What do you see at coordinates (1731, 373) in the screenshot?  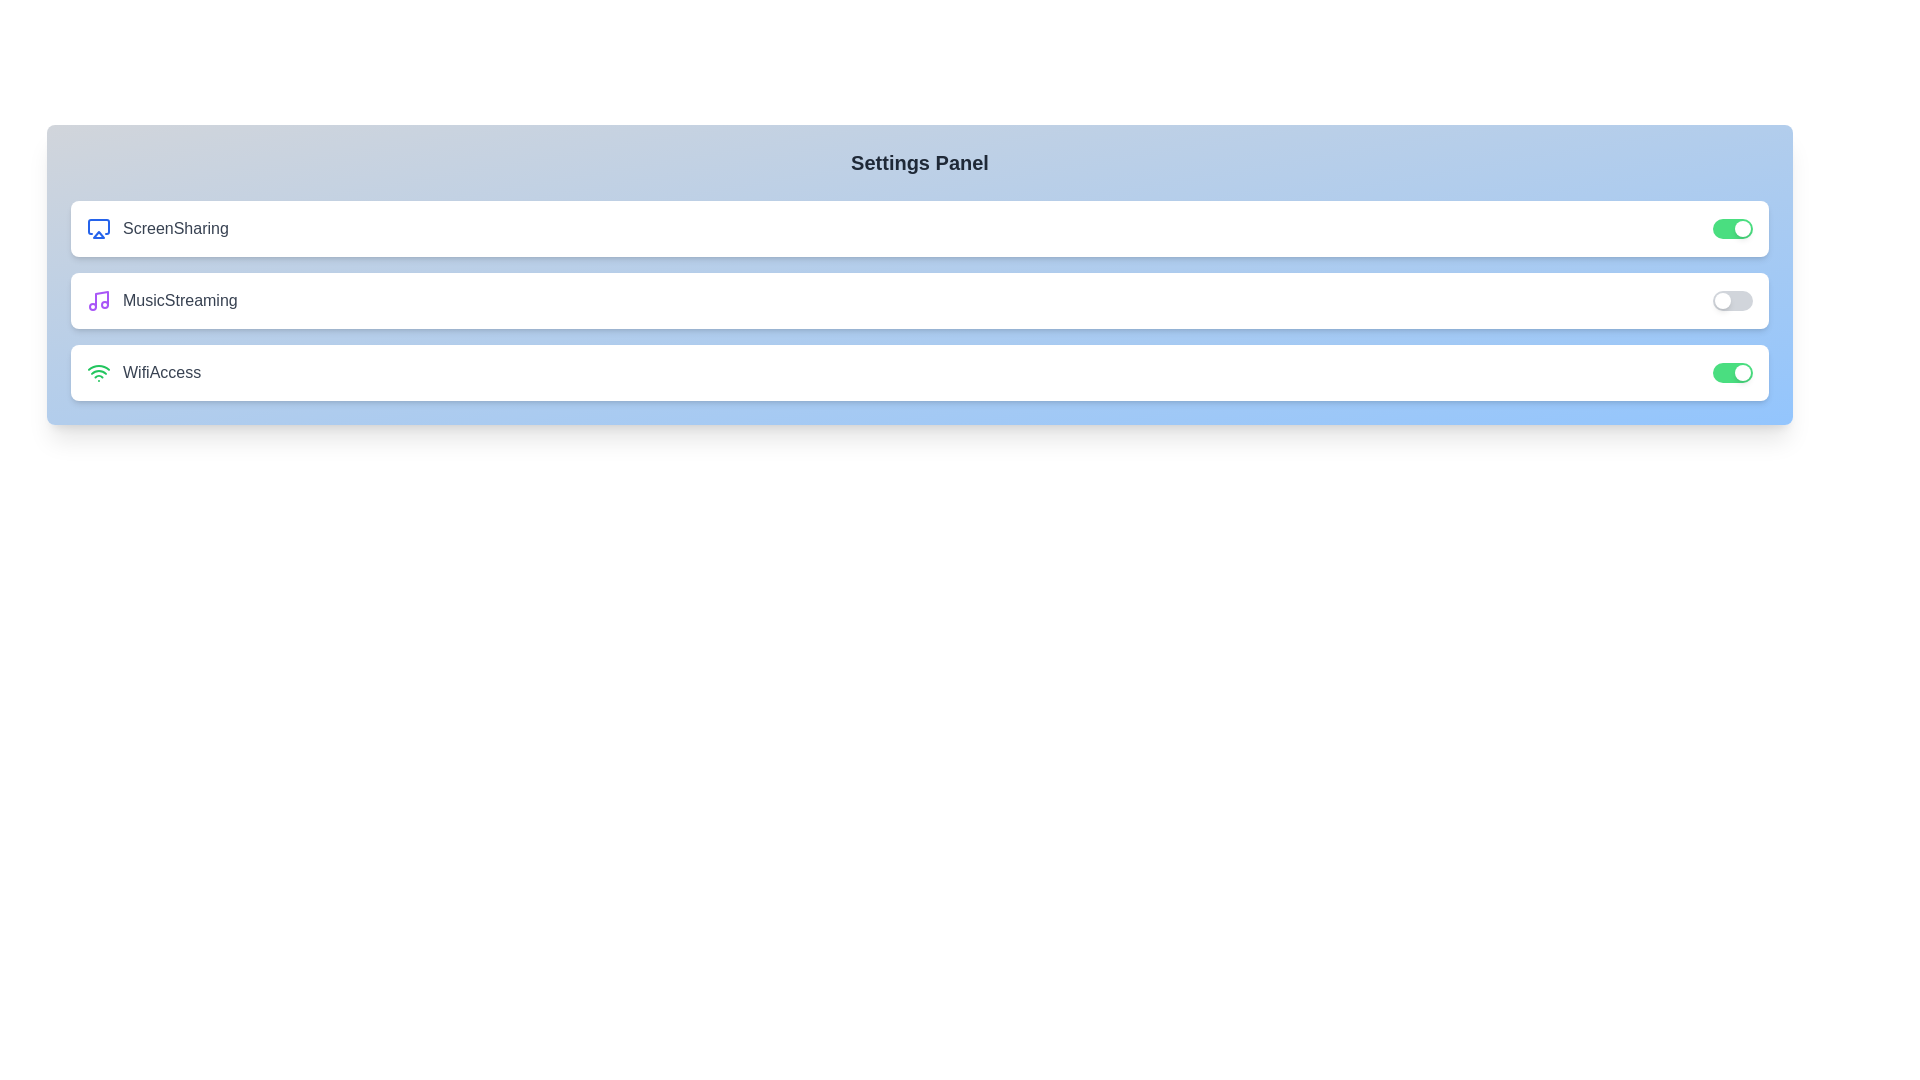 I see `the toggle button for 'WifiAccess' to change its state` at bounding box center [1731, 373].